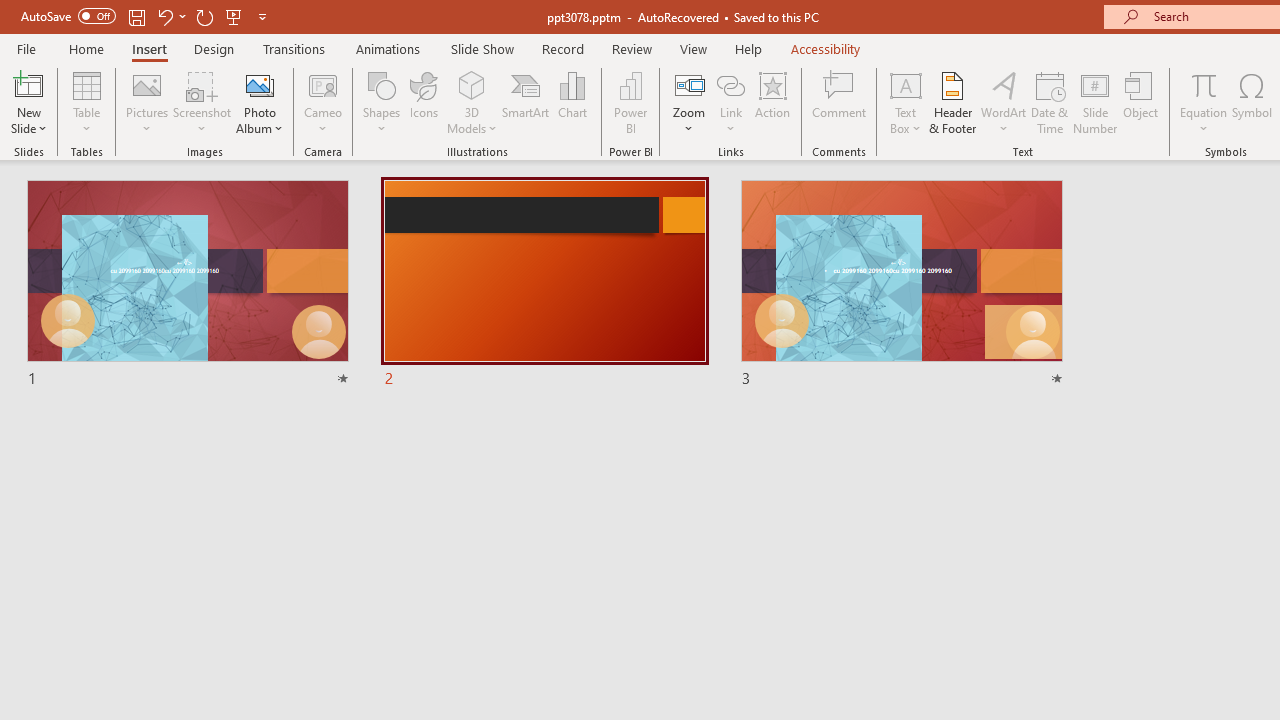 The height and width of the screenshot is (720, 1280). I want to click on 'Cameo', so click(323, 84).